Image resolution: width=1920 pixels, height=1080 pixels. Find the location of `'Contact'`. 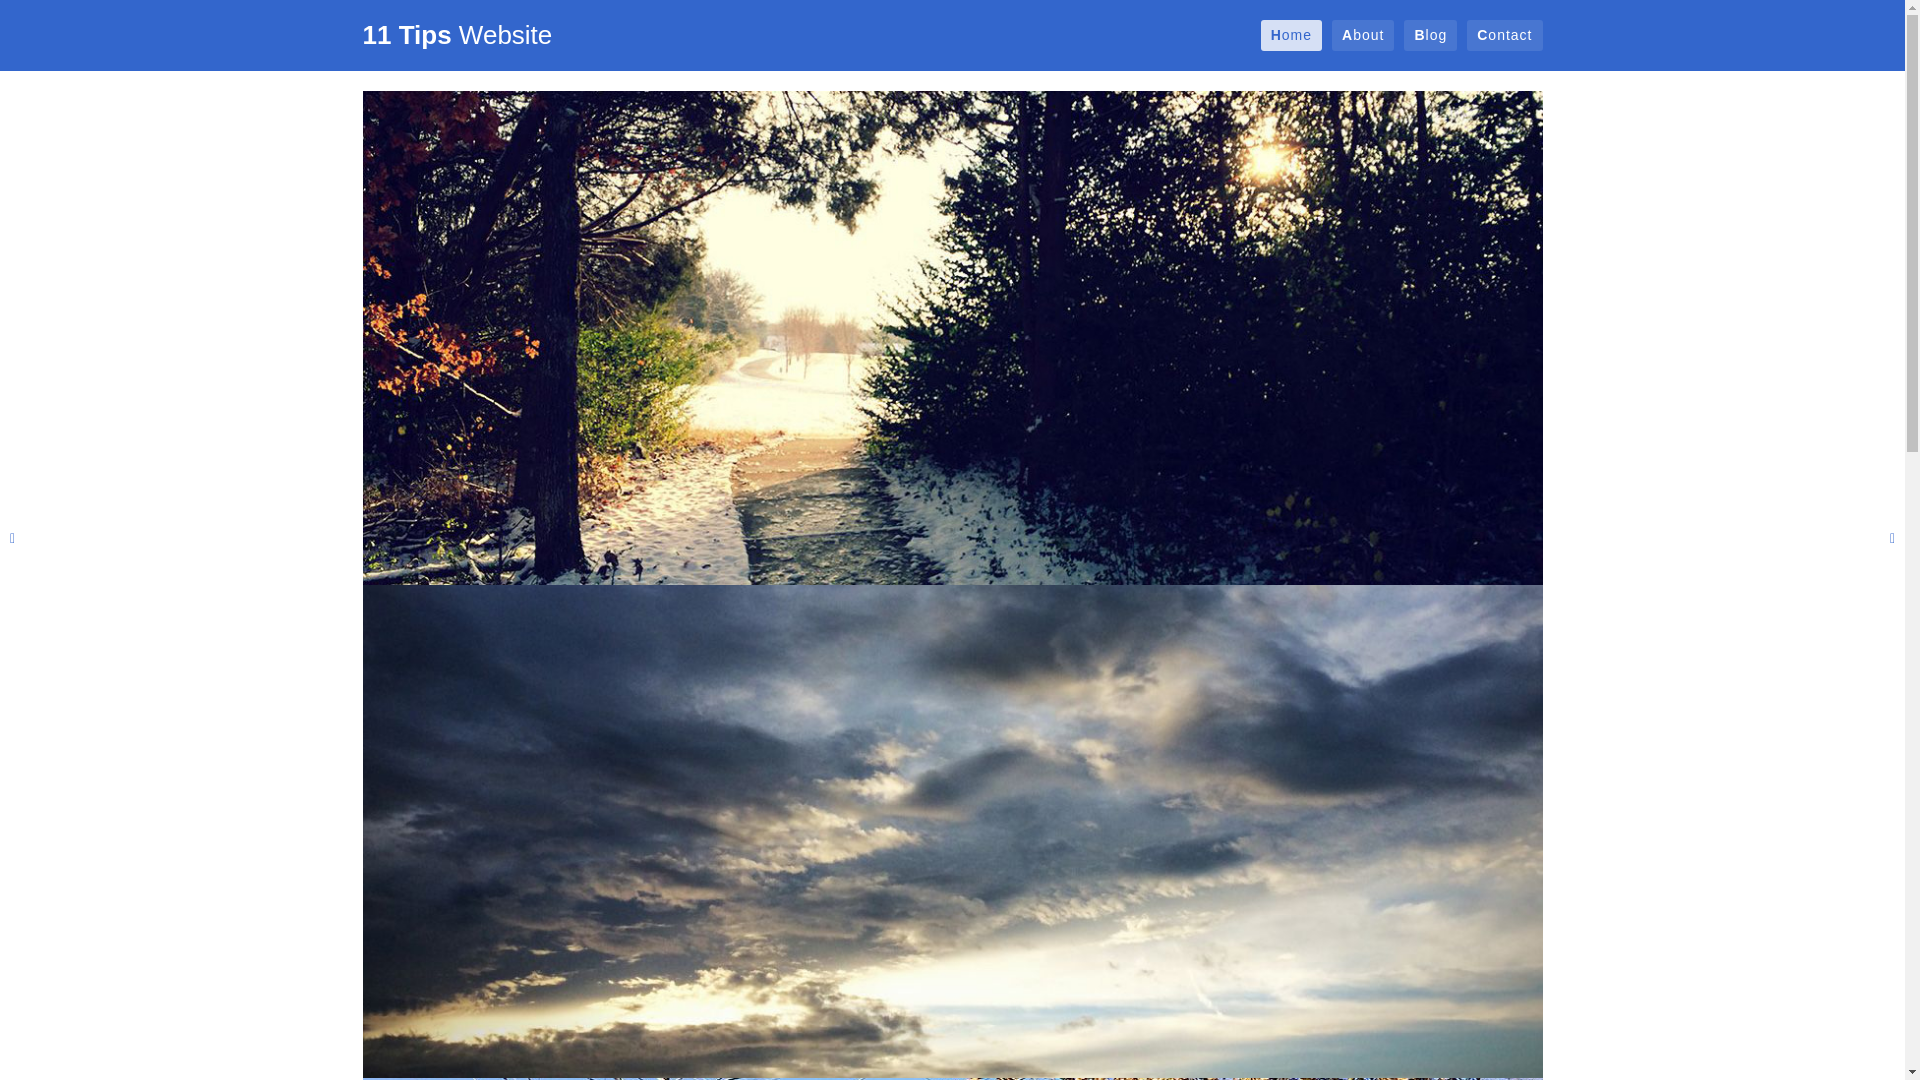

'Contact' is located at coordinates (1504, 35).